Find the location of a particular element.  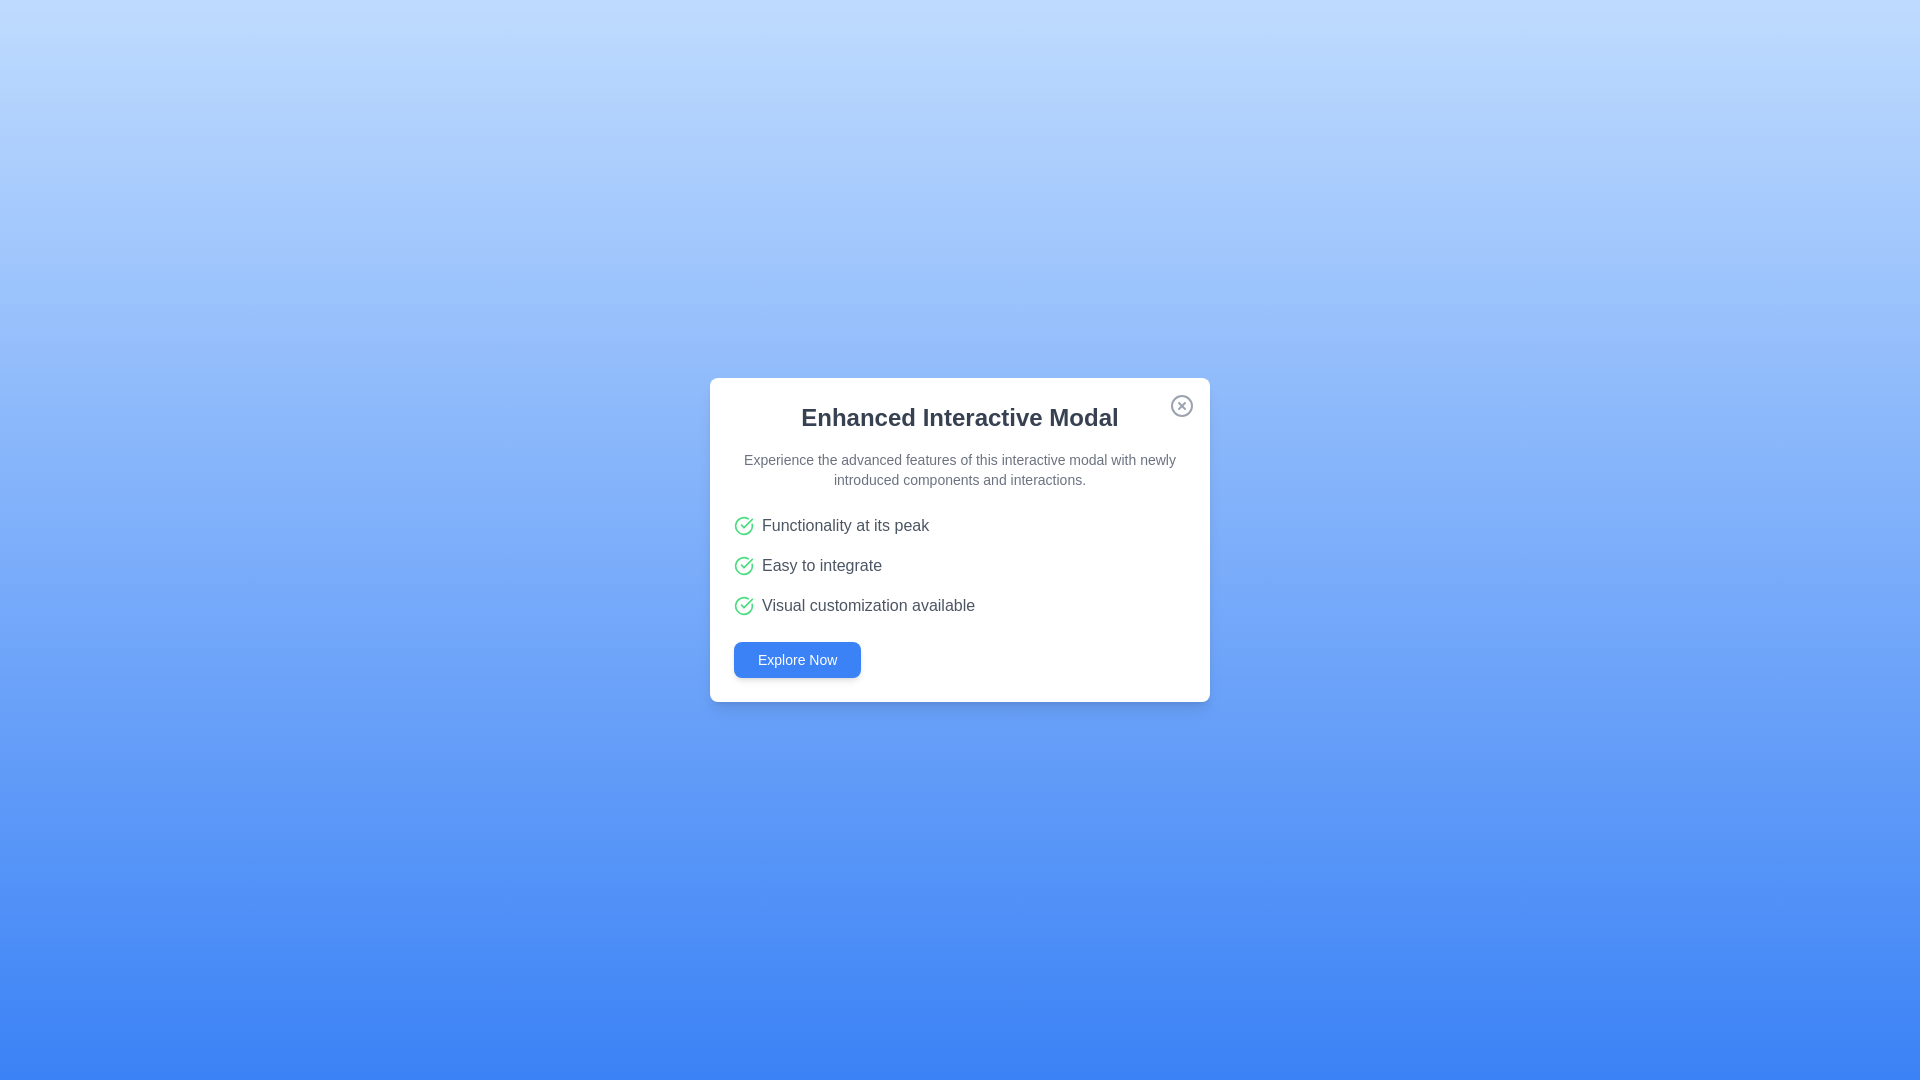

the bold, large heading 'Enhanced Interactive Modal' located at the top of the white rounded modal window is located at coordinates (960, 416).